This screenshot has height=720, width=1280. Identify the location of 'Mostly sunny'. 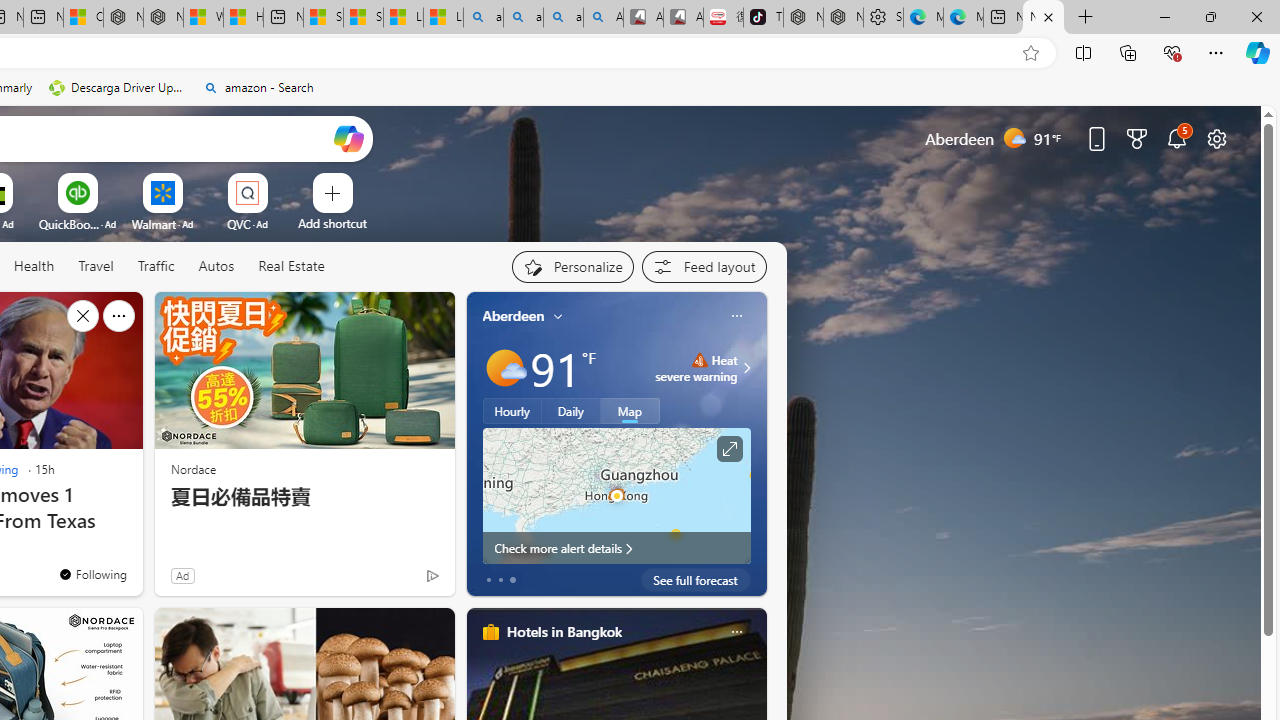
(504, 368).